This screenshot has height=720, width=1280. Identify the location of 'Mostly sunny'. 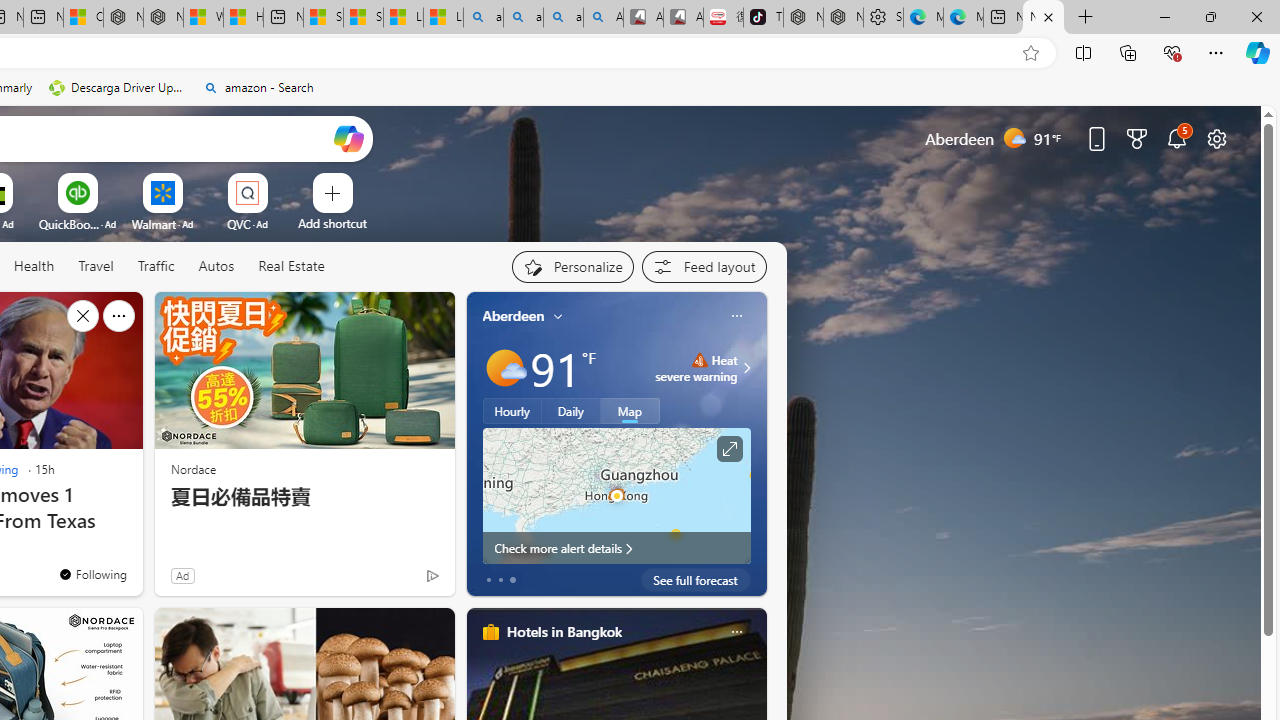
(504, 368).